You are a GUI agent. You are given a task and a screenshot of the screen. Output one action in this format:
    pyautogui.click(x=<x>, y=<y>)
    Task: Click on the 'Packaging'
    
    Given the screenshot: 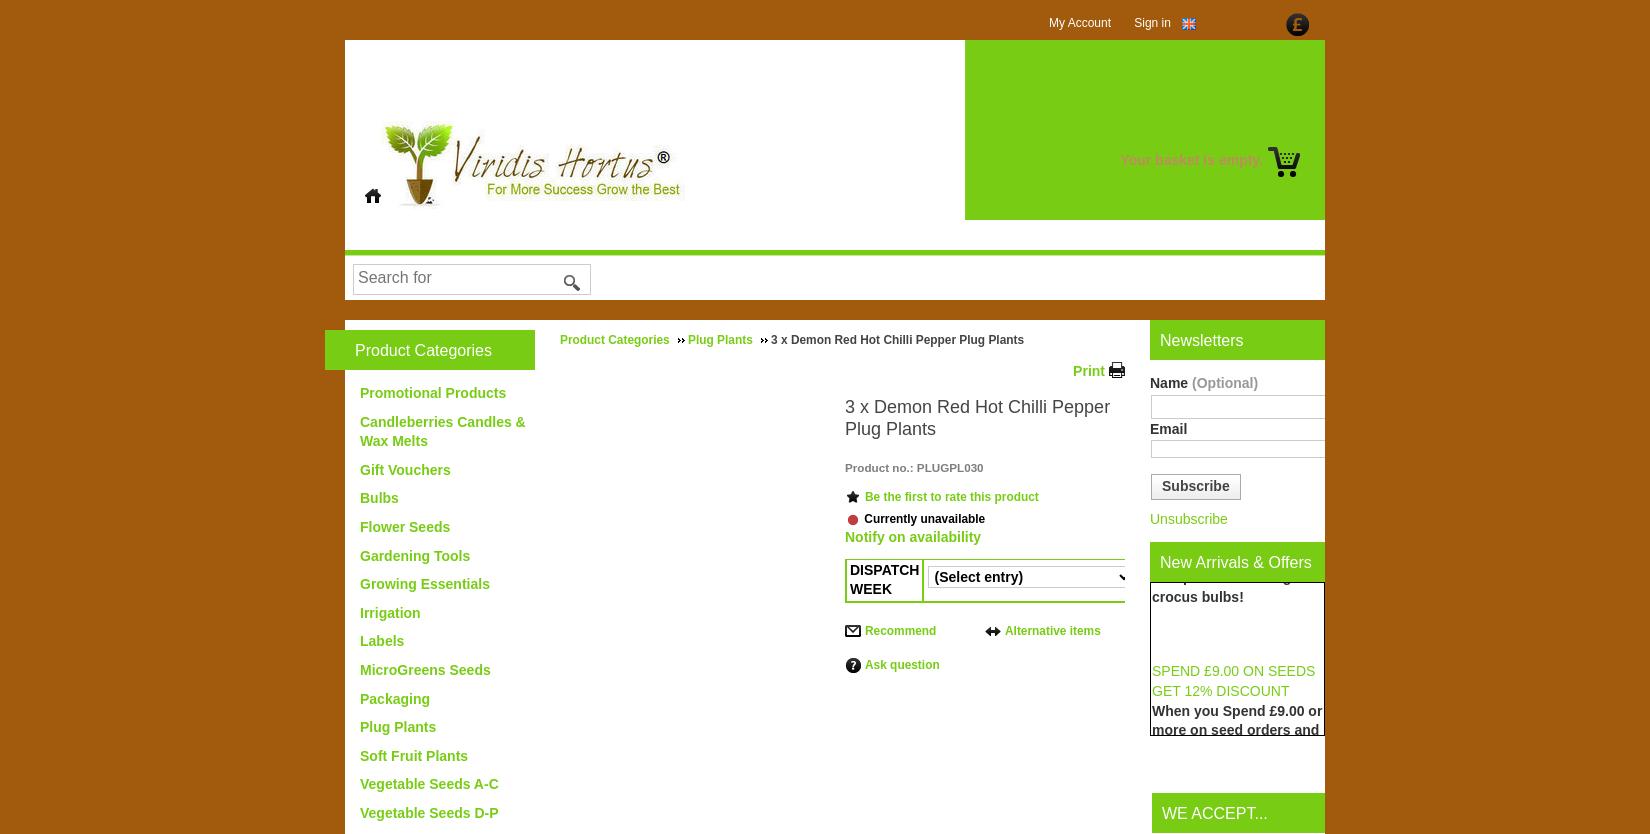 What is the action you would take?
    pyautogui.click(x=395, y=697)
    